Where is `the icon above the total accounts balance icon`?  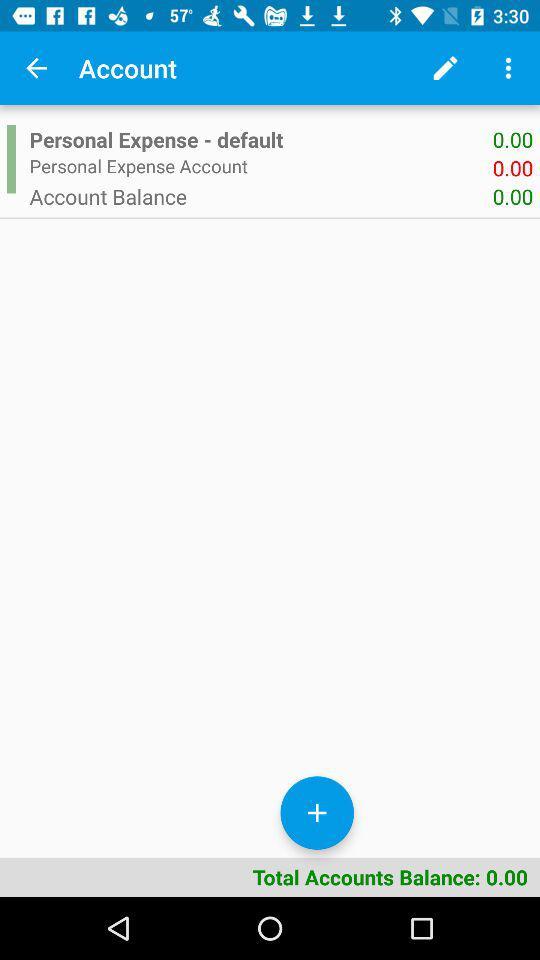 the icon above the total accounts balance icon is located at coordinates (10, 158).